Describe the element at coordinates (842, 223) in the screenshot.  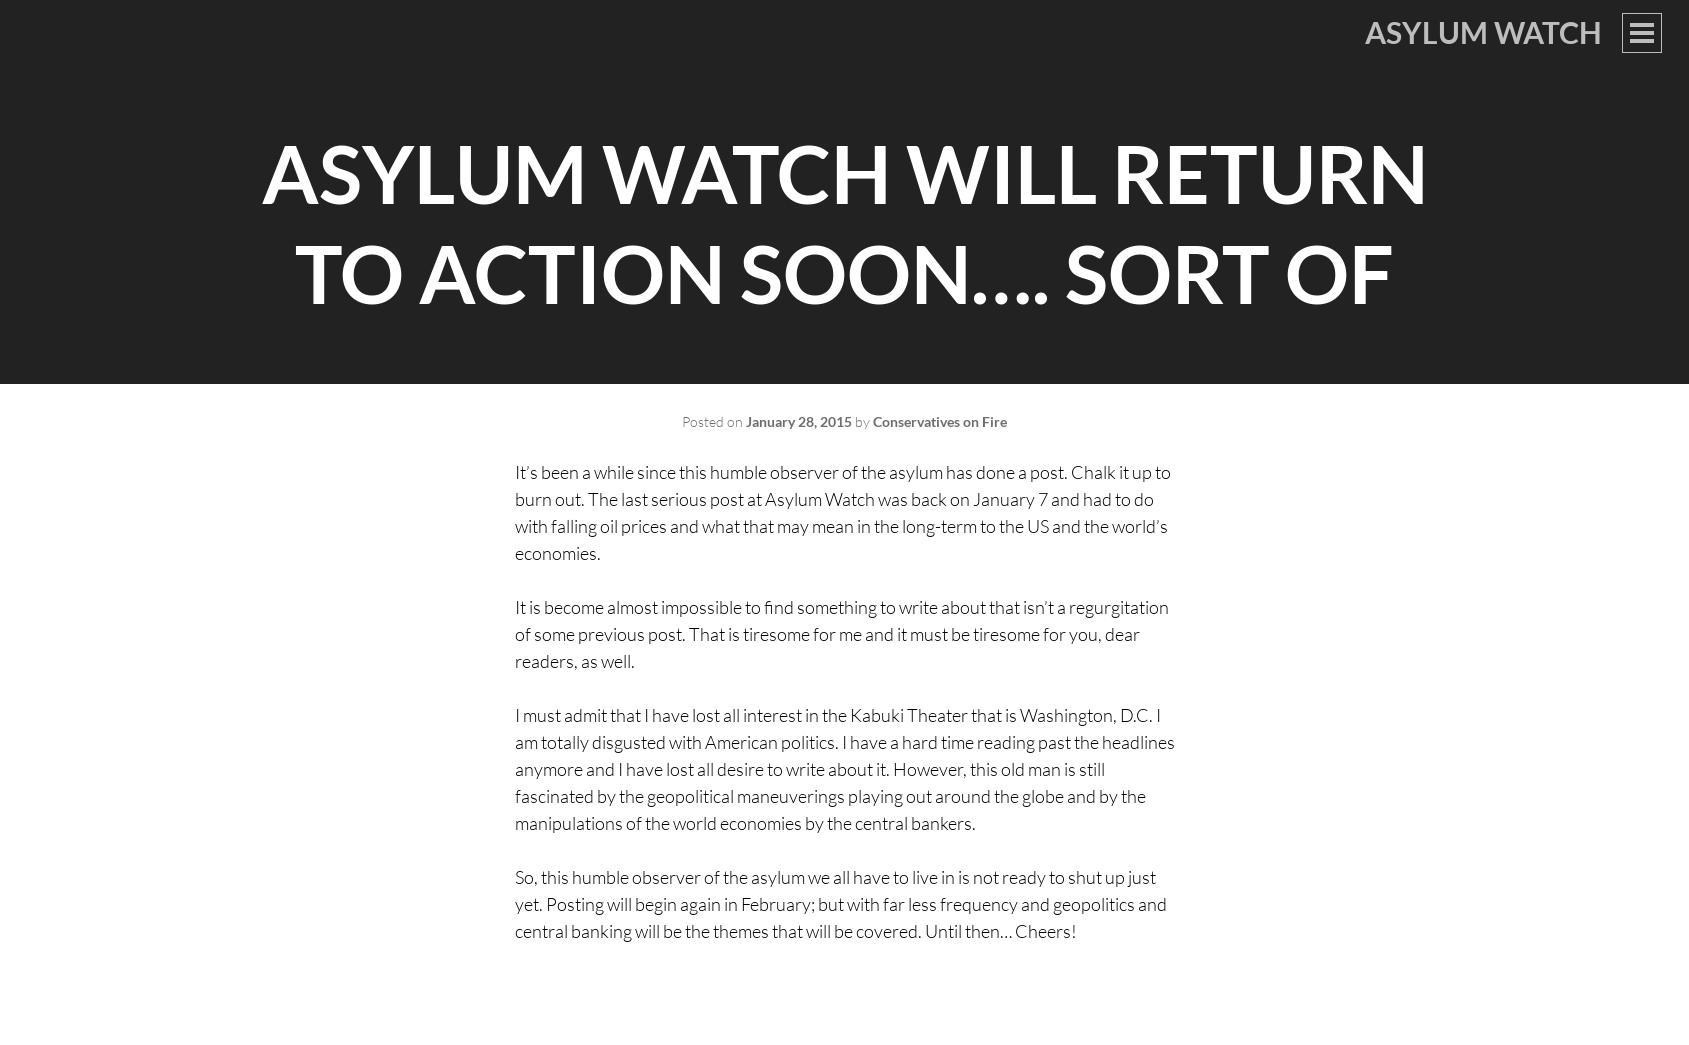
I see `'Asylum Watch Will Return To Action Soon…. Sort Of'` at that location.